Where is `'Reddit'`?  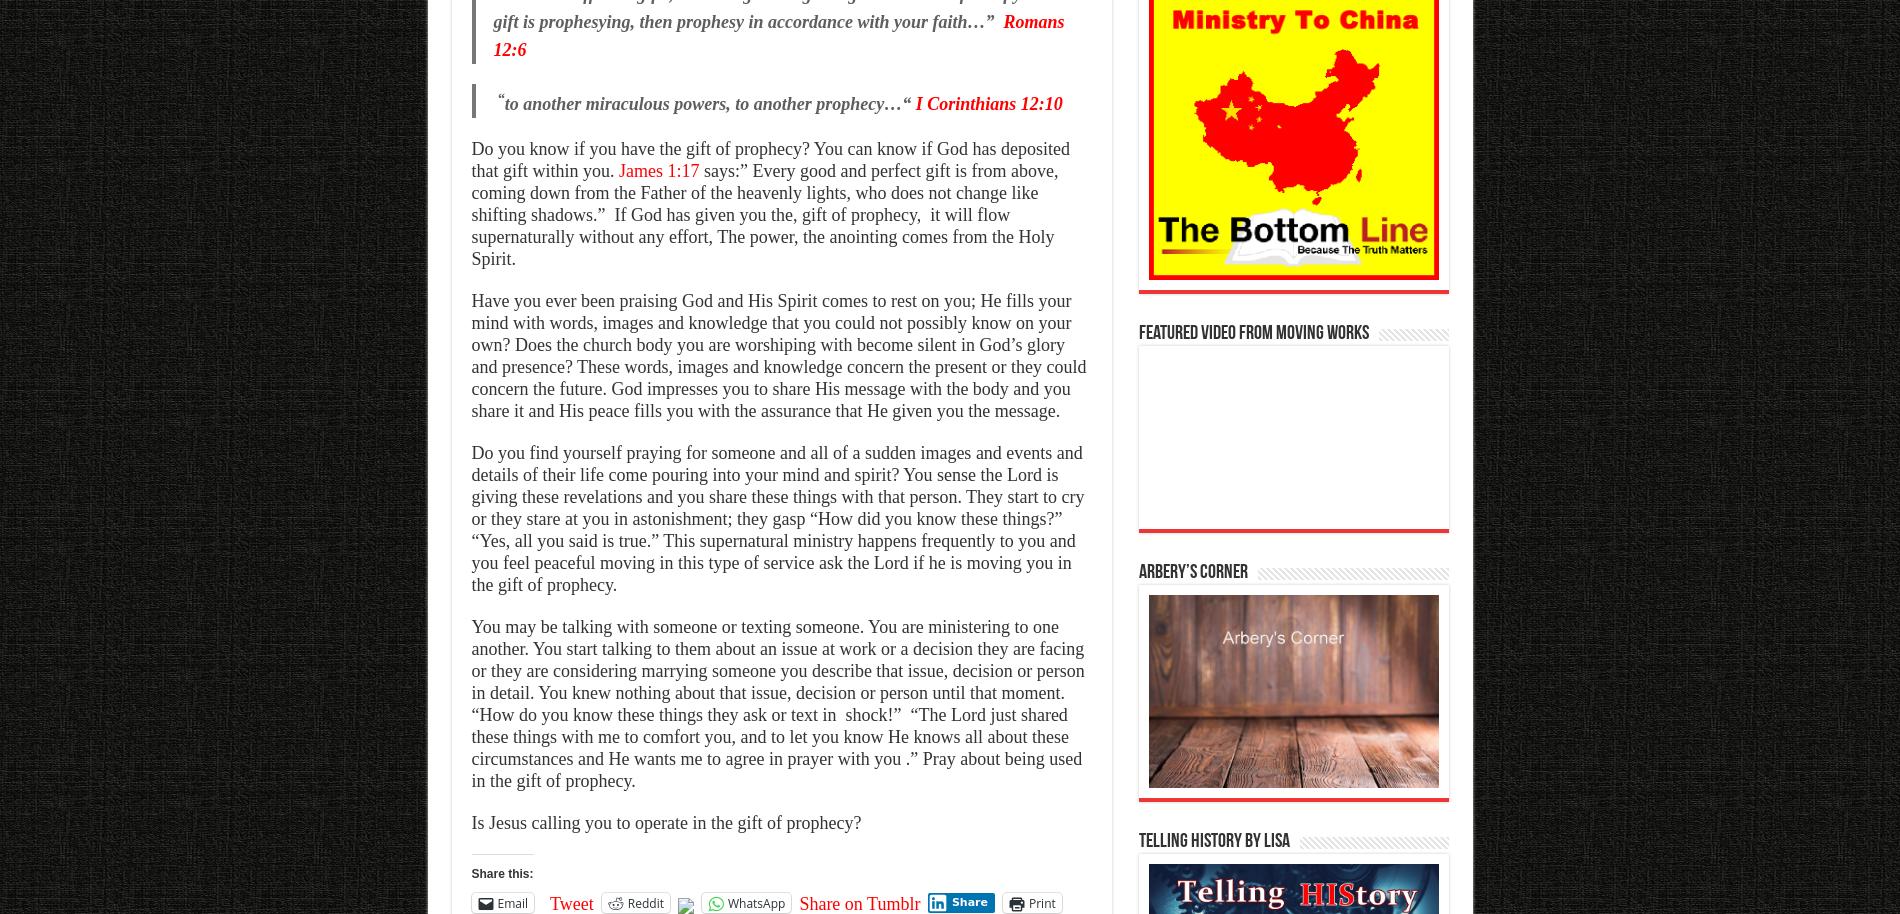
'Reddit' is located at coordinates (645, 901).